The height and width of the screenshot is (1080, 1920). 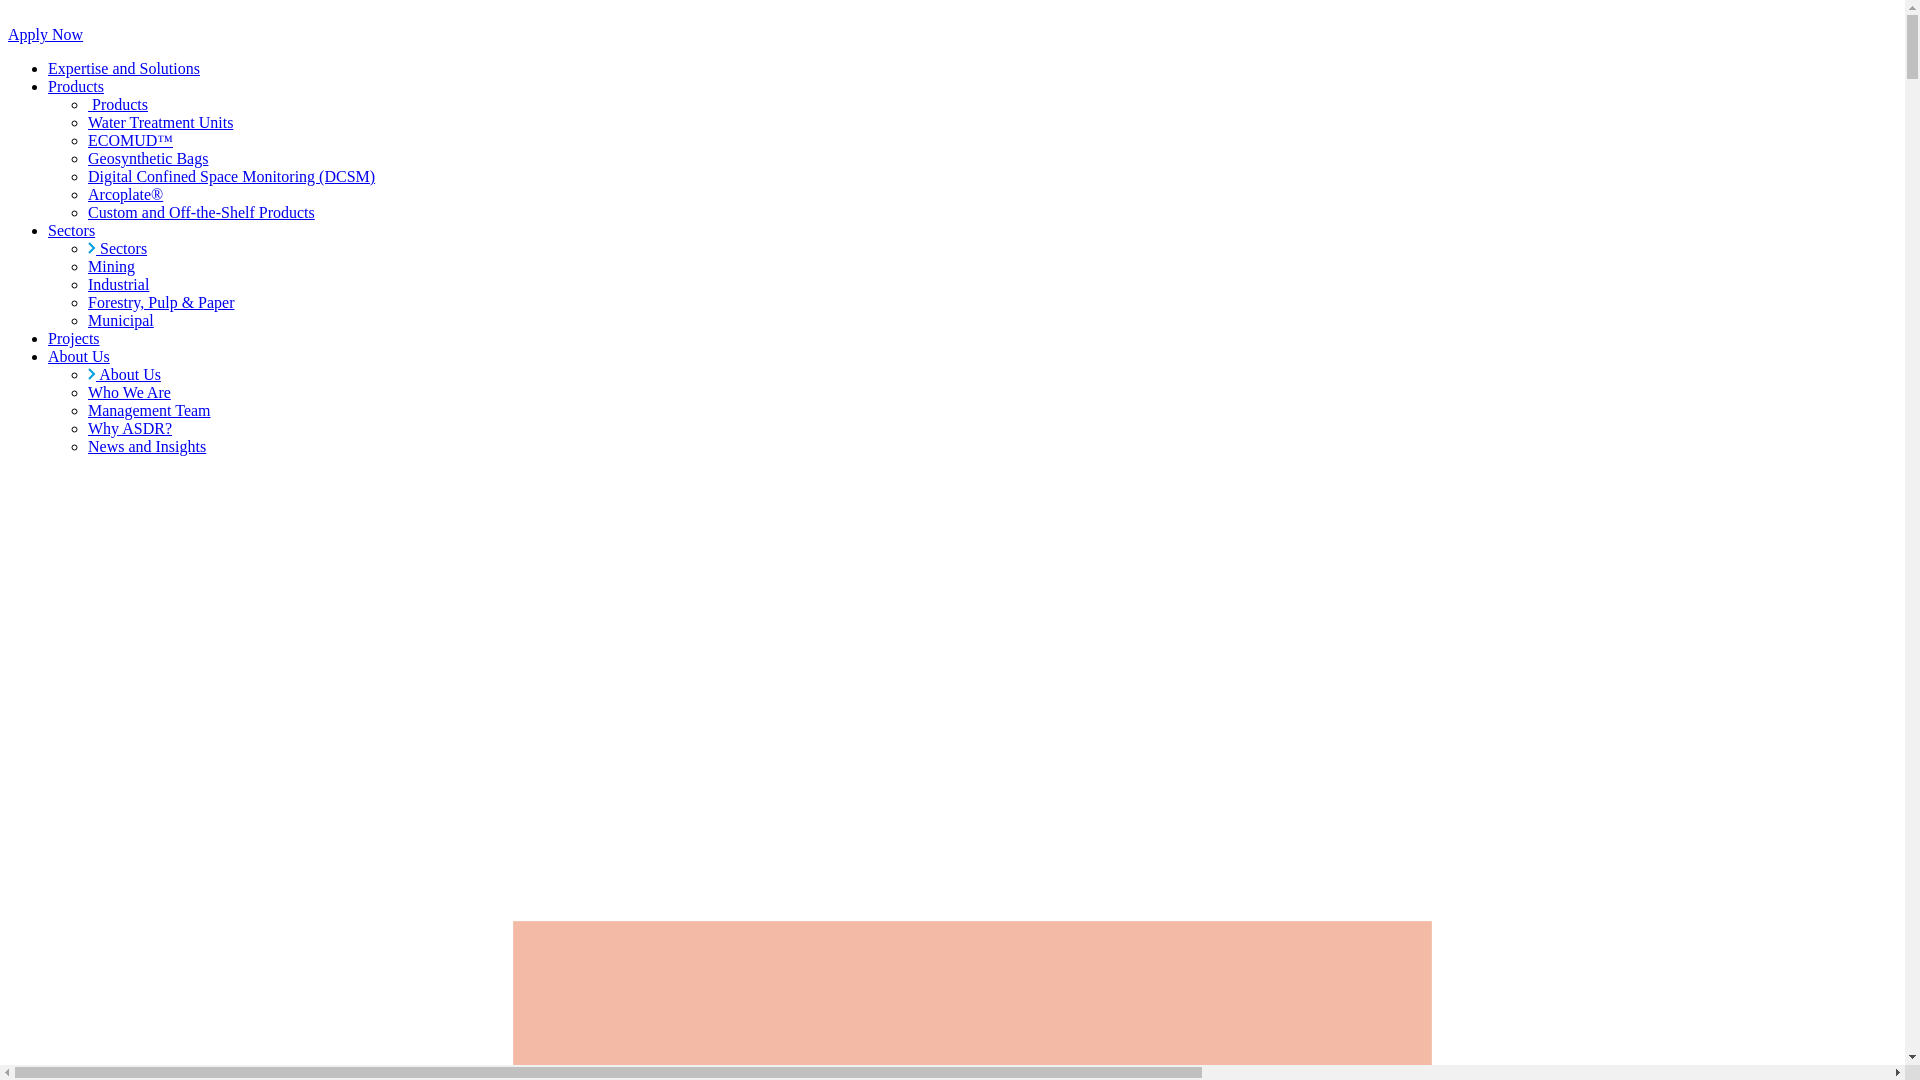 I want to click on 'Expertise and Solutions', so click(x=48, y=67).